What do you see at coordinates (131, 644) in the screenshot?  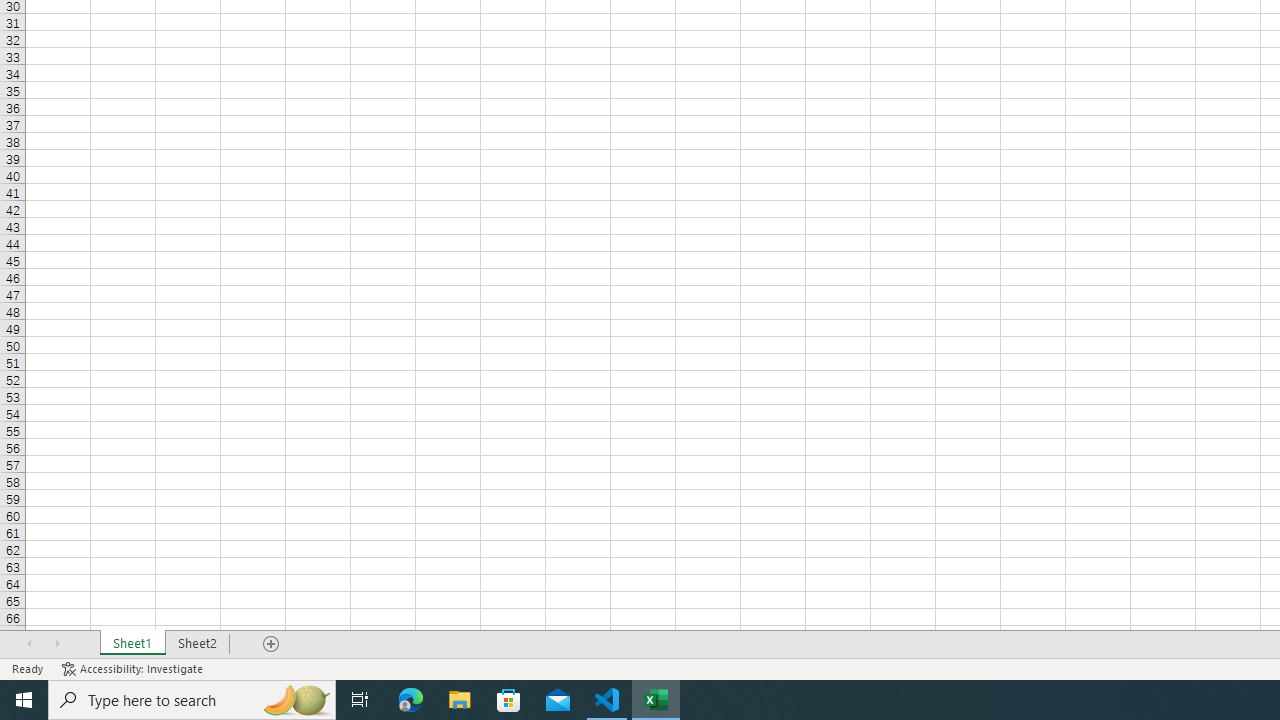 I see `'Sheet1'` at bounding box center [131, 644].